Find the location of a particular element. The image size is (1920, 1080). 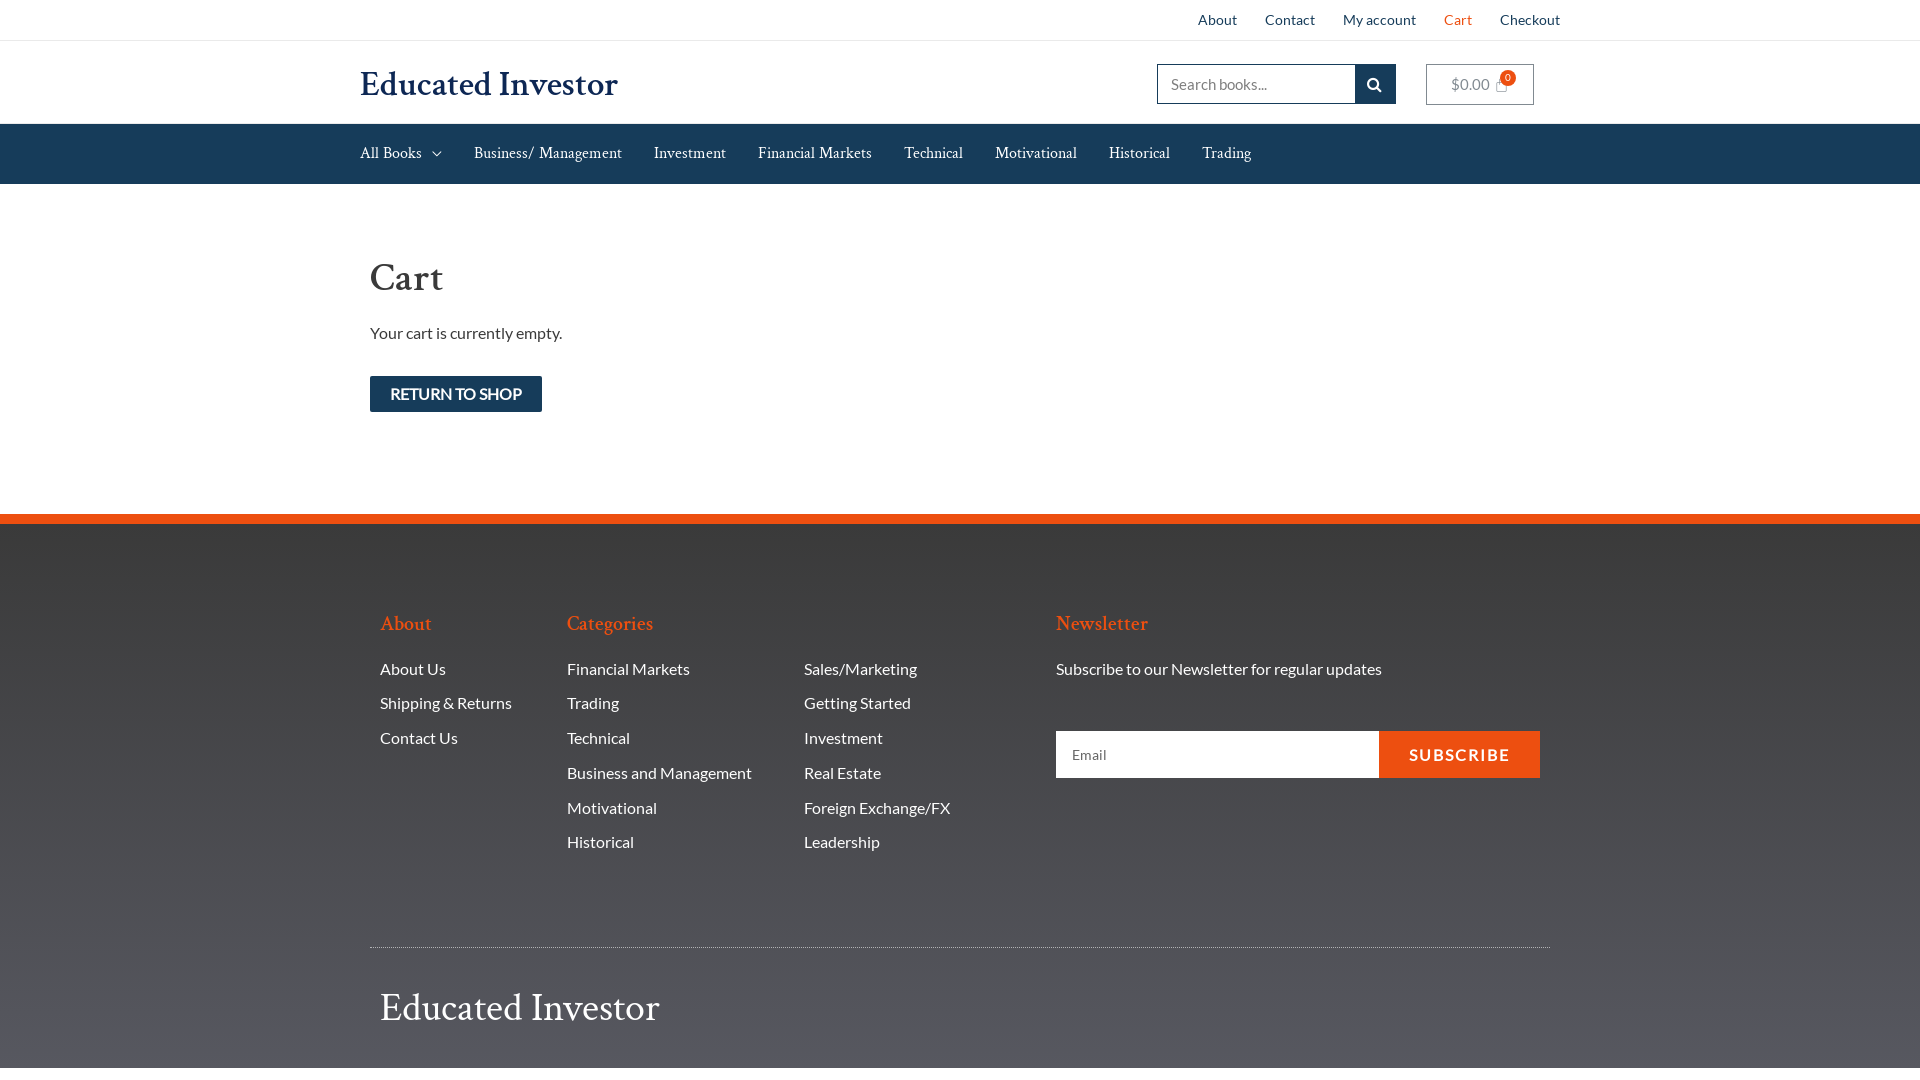

'Leadership' is located at coordinates (804, 841).